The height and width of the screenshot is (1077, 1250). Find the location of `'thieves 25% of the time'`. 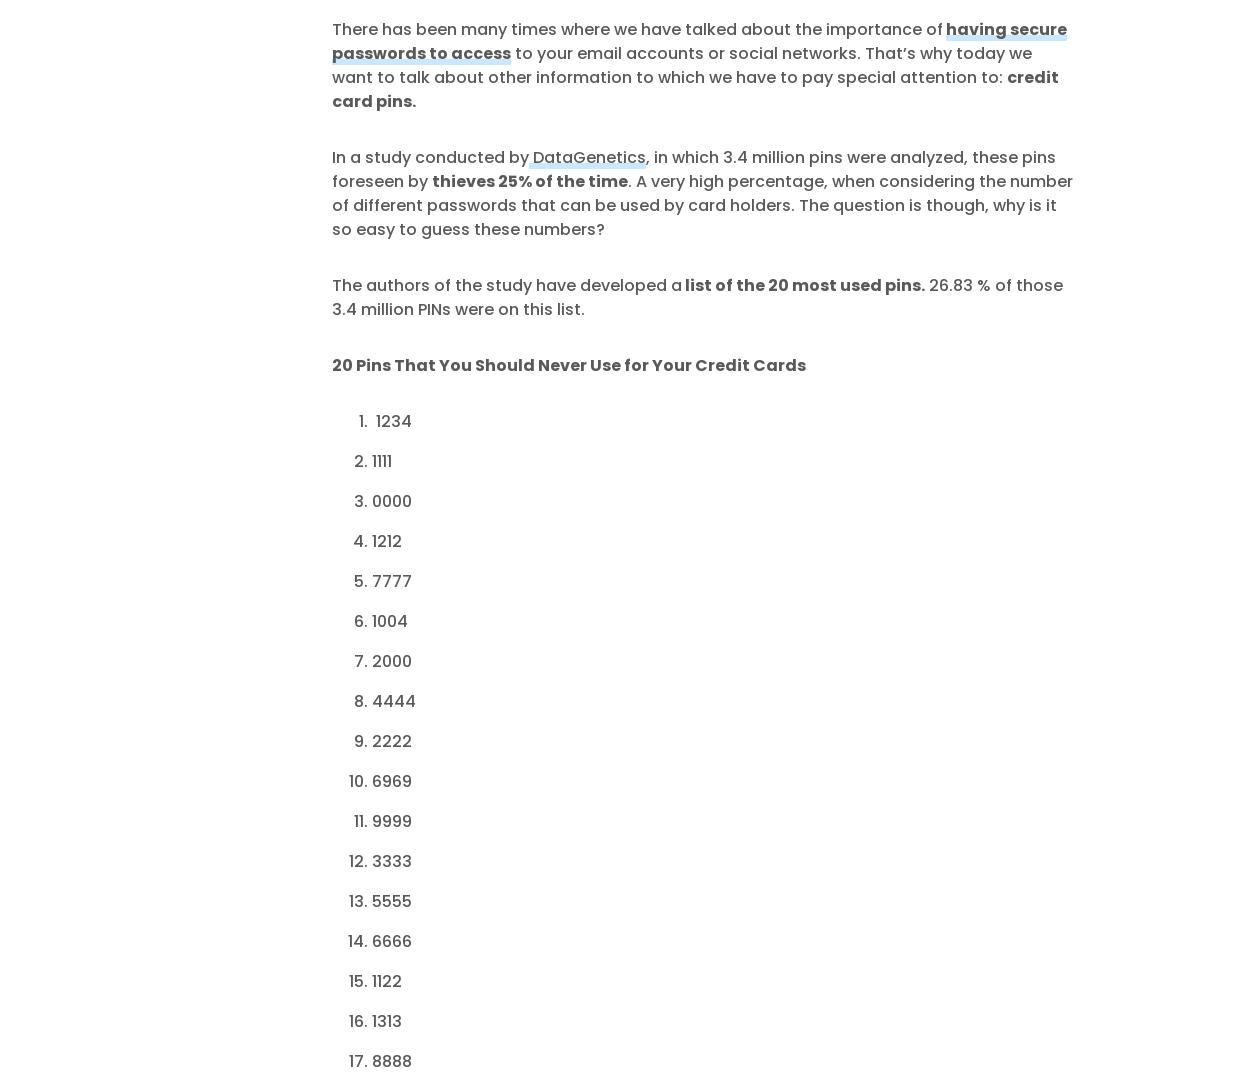

'thieves 25% of the time' is located at coordinates (529, 179).